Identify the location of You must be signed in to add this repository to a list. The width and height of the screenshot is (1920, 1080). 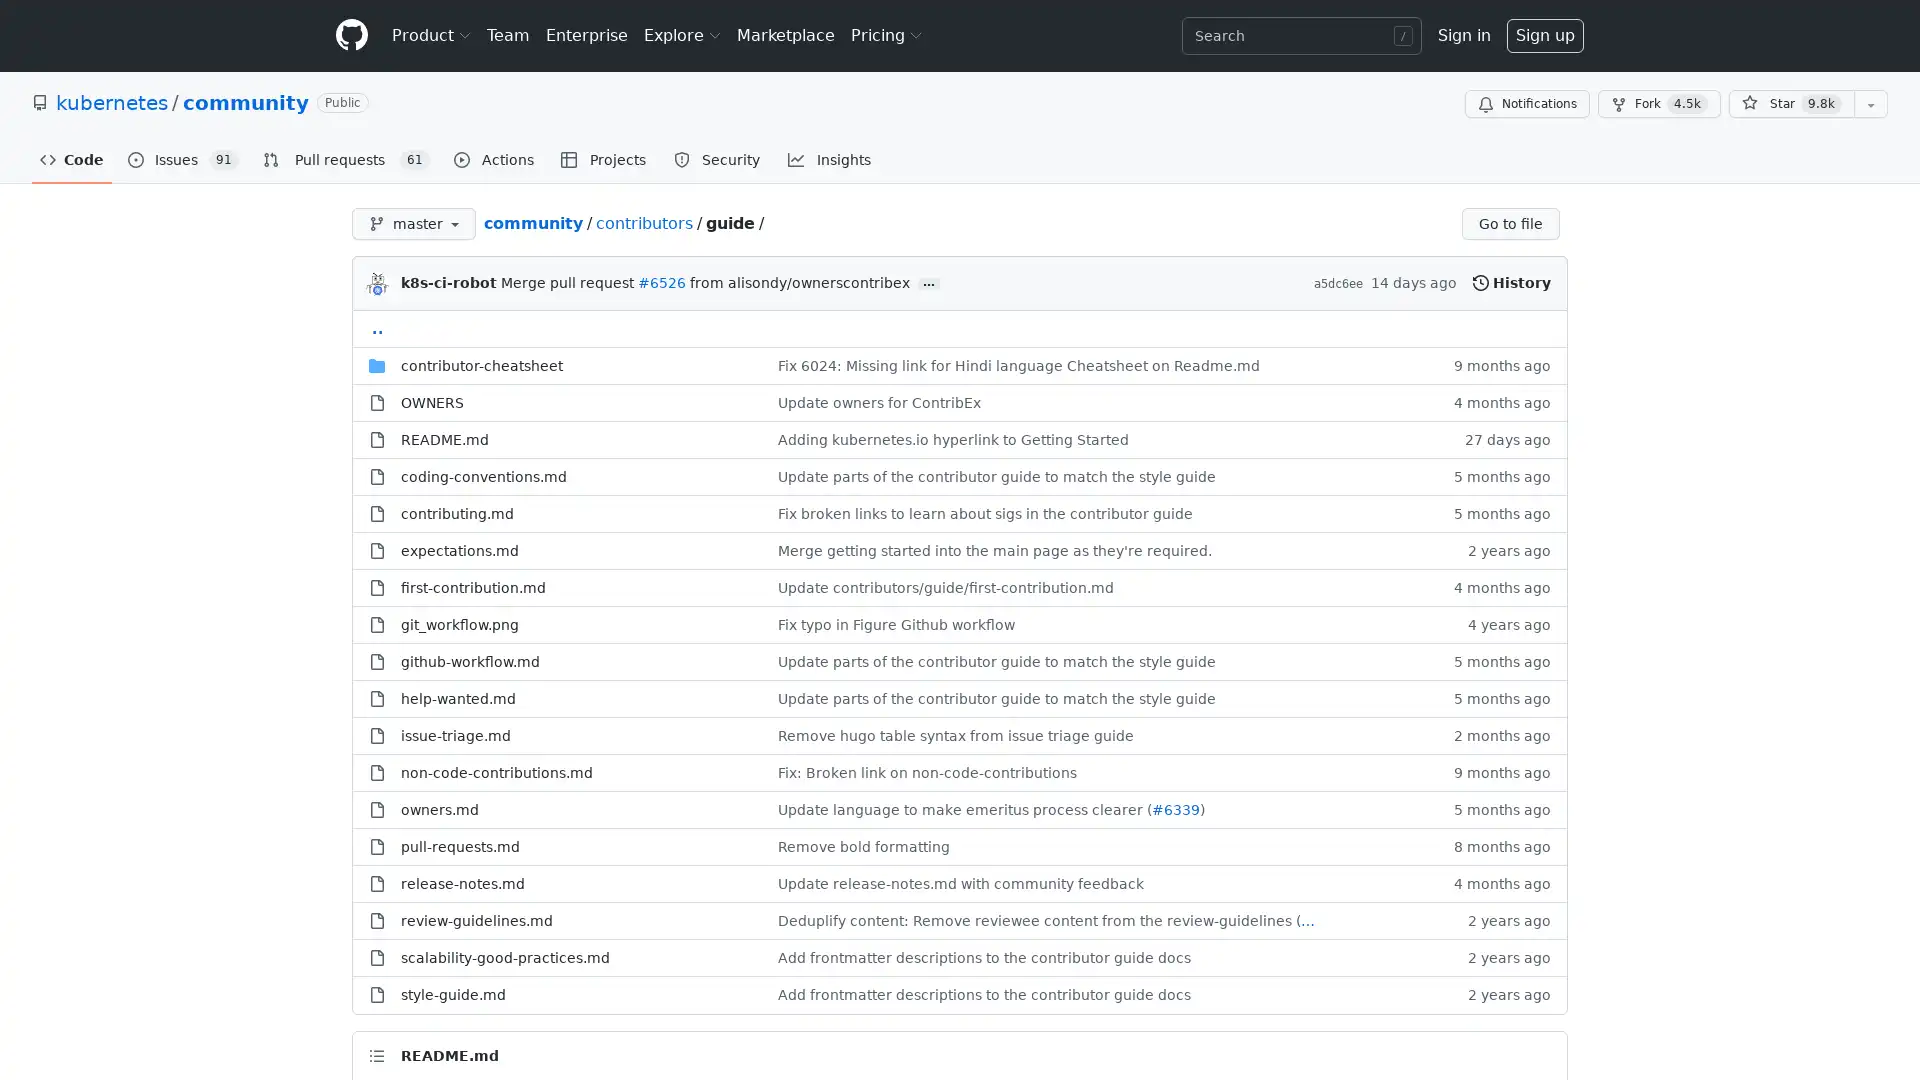
(1870, 104).